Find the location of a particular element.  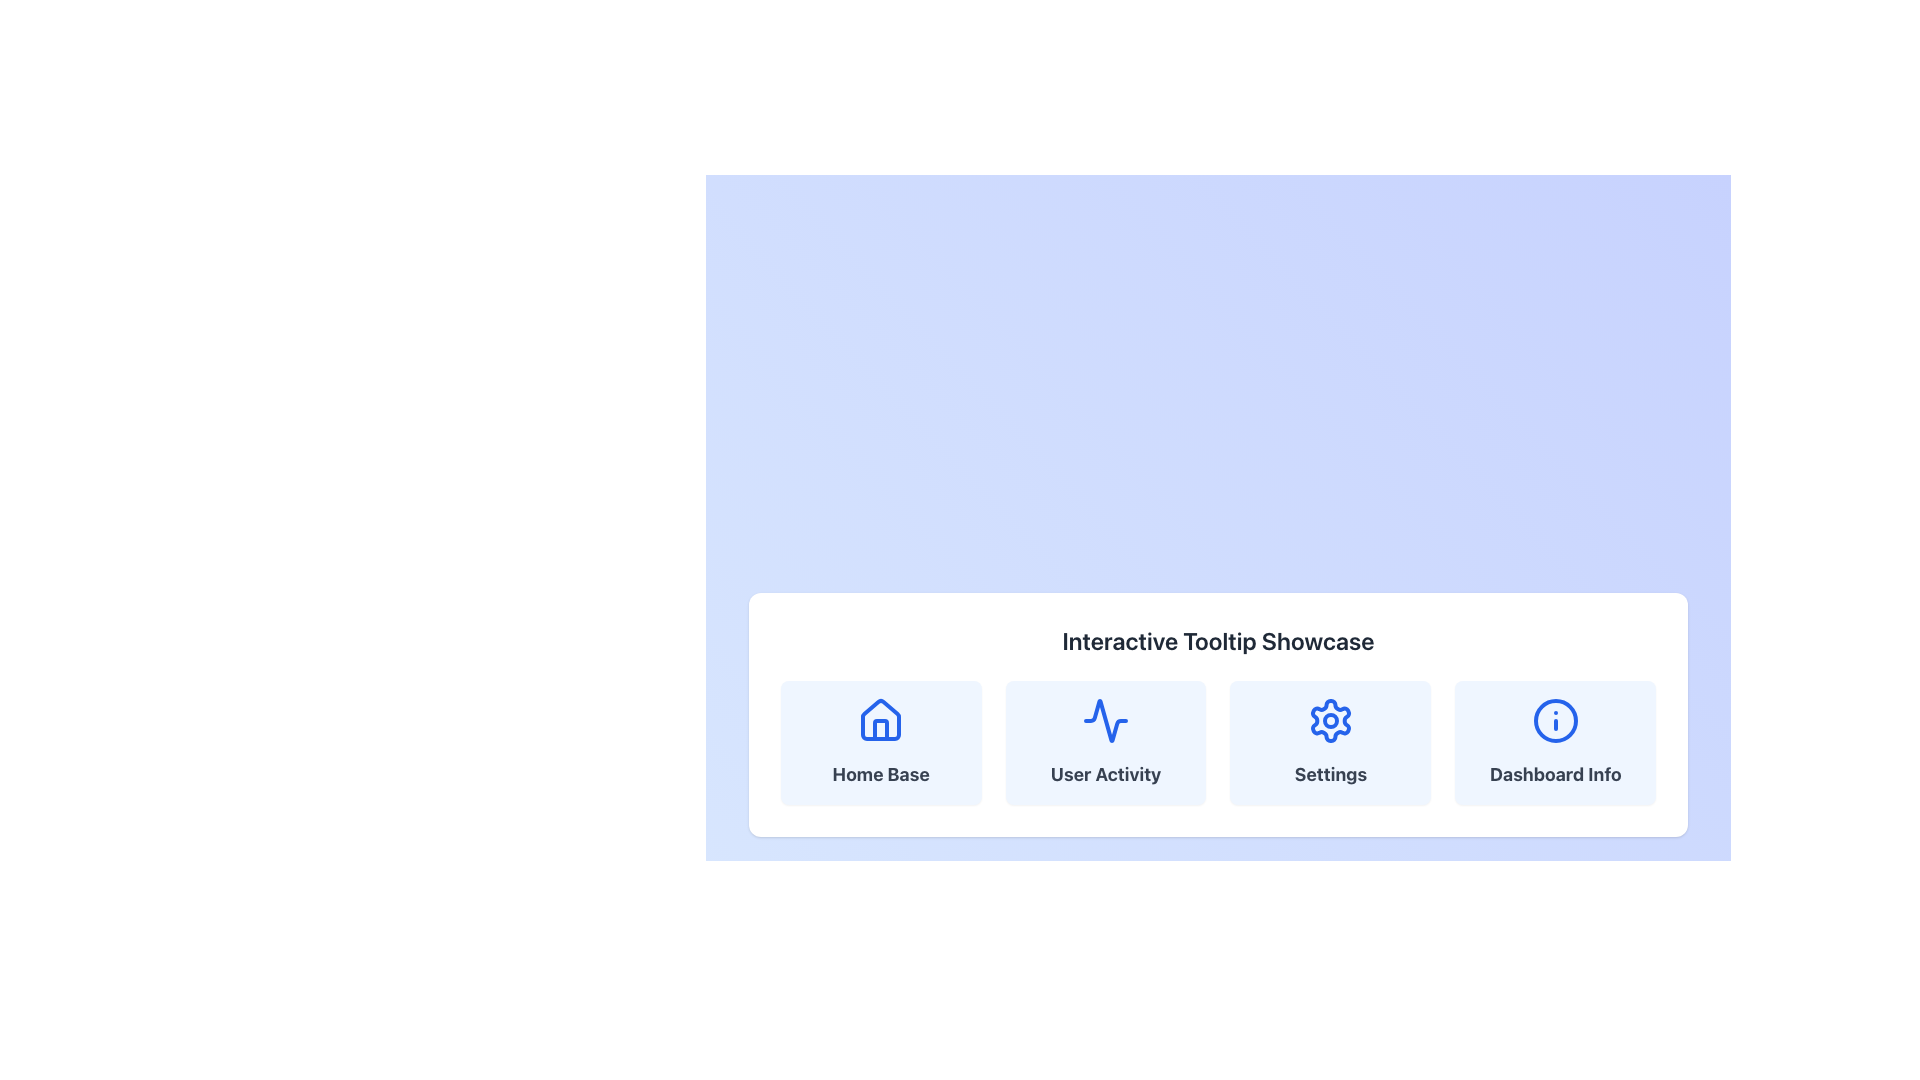

the button that is the third item in a grid layout, located between 'User Activity' and 'Dashboard Info', to possibly reveal additional information or effects is located at coordinates (1330, 743).